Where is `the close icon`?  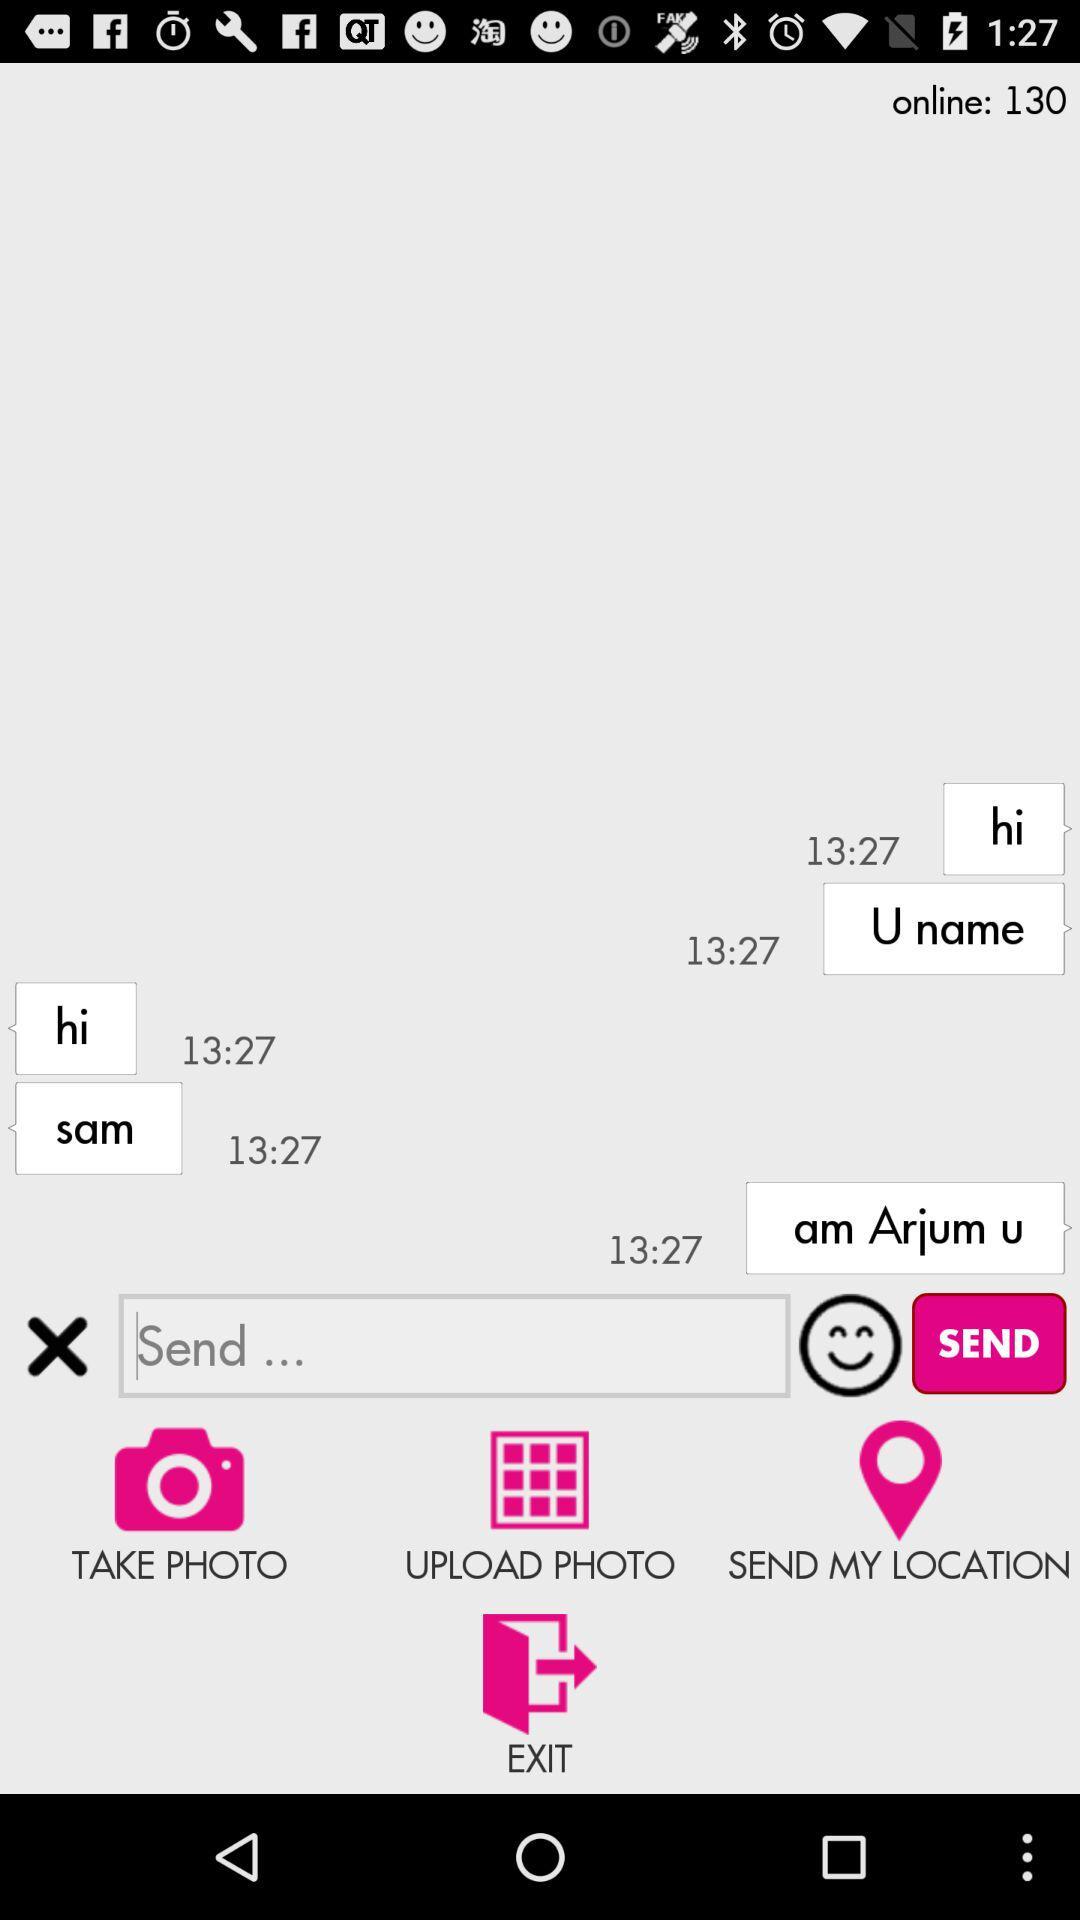
the close icon is located at coordinates (56, 1440).